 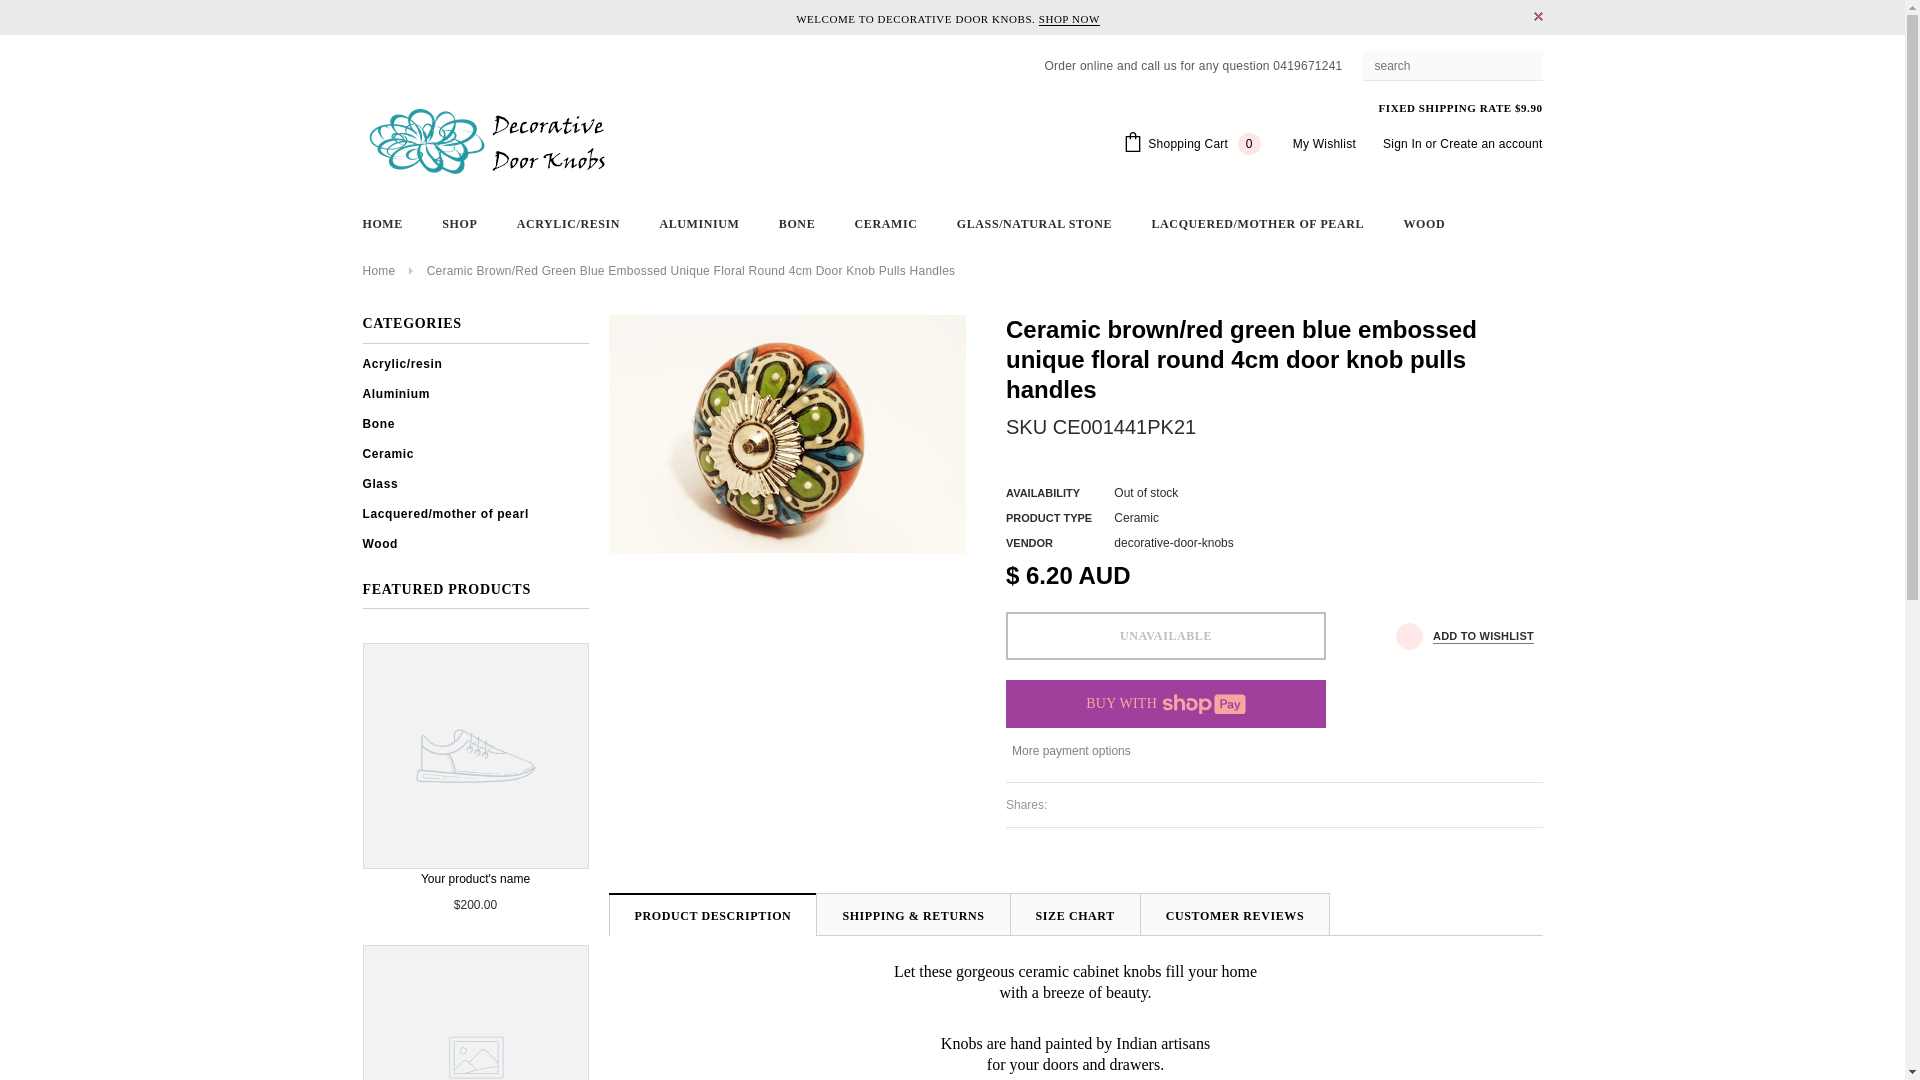 What do you see at coordinates (379, 482) in the screenshot?
I see `'Glass'` at bounding box center [379, 482].